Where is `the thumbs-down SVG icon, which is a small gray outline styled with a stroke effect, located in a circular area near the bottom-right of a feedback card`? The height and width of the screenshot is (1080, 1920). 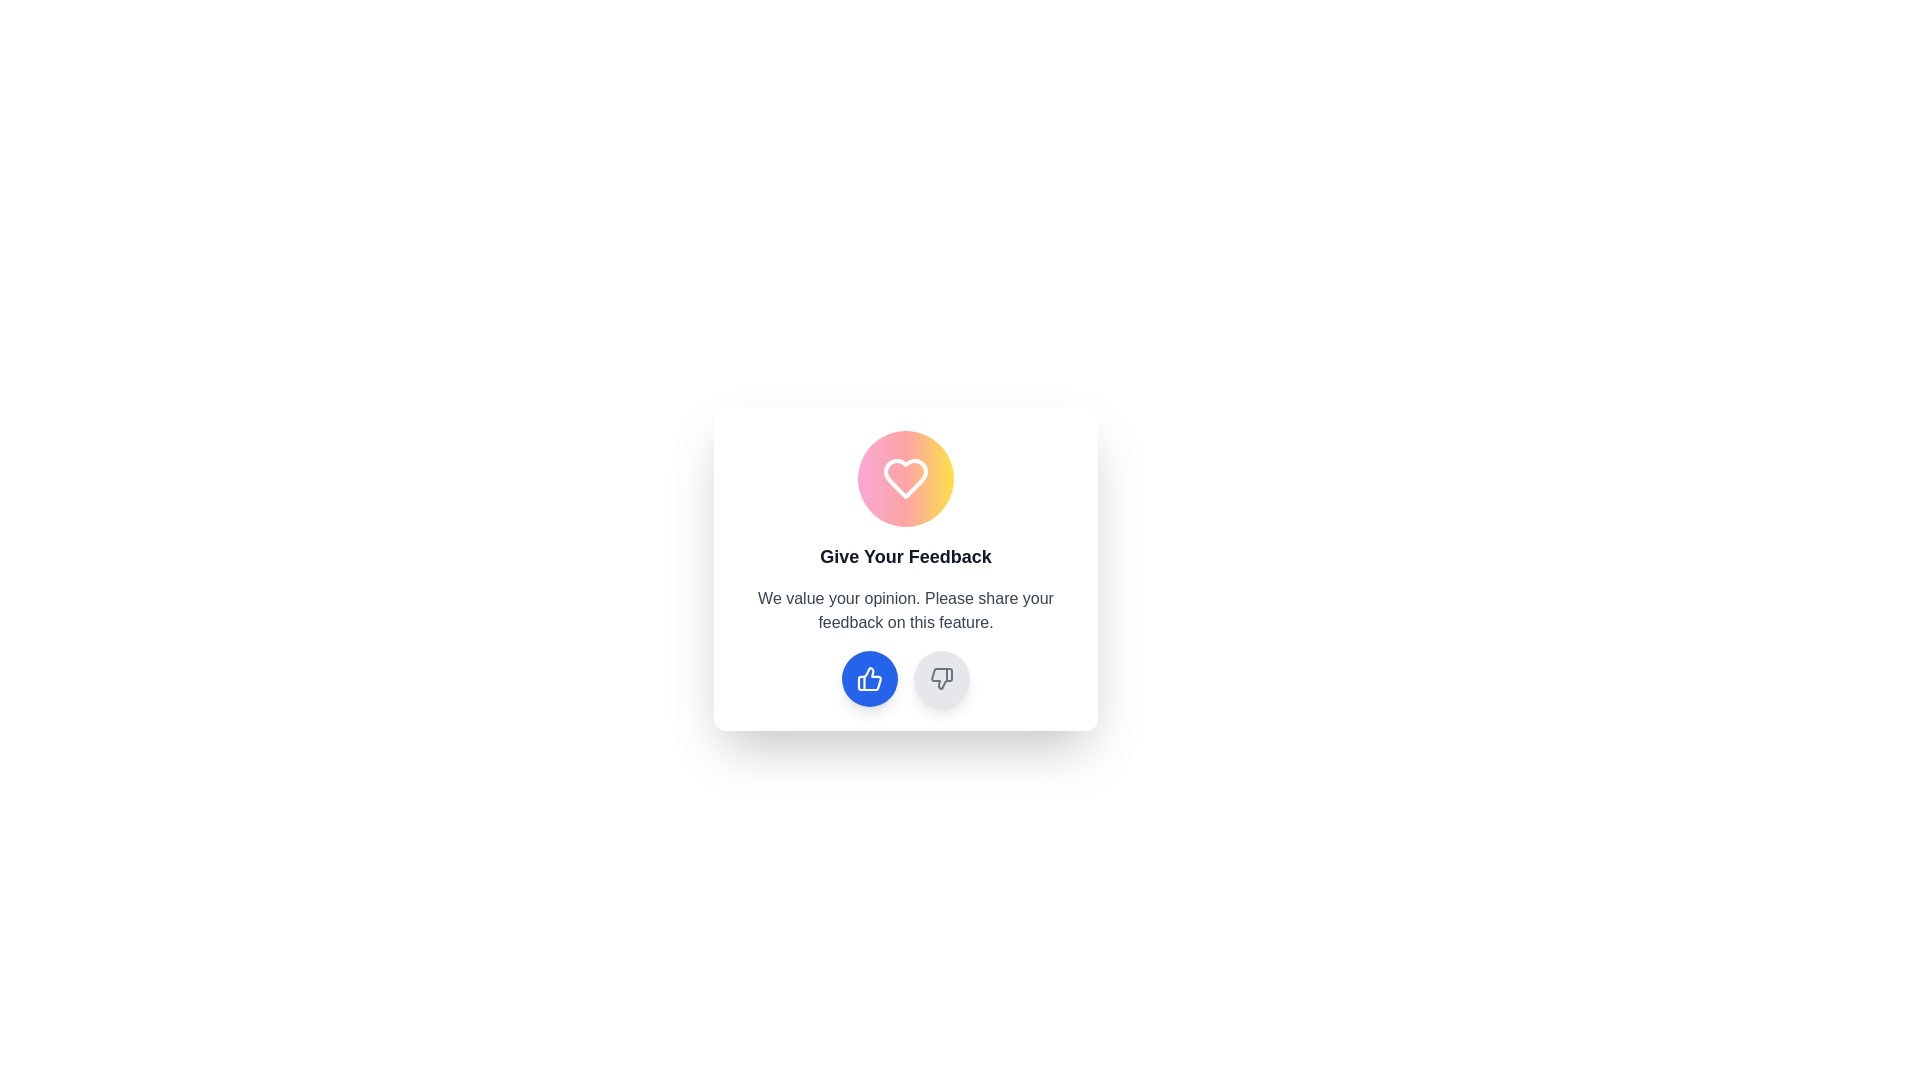 the thumbs-down SVG icon, which is a small gray outline styled with a stroke effect, located in a circular area near the bottom-right of a feedback card is located at coordinates (940, 677).